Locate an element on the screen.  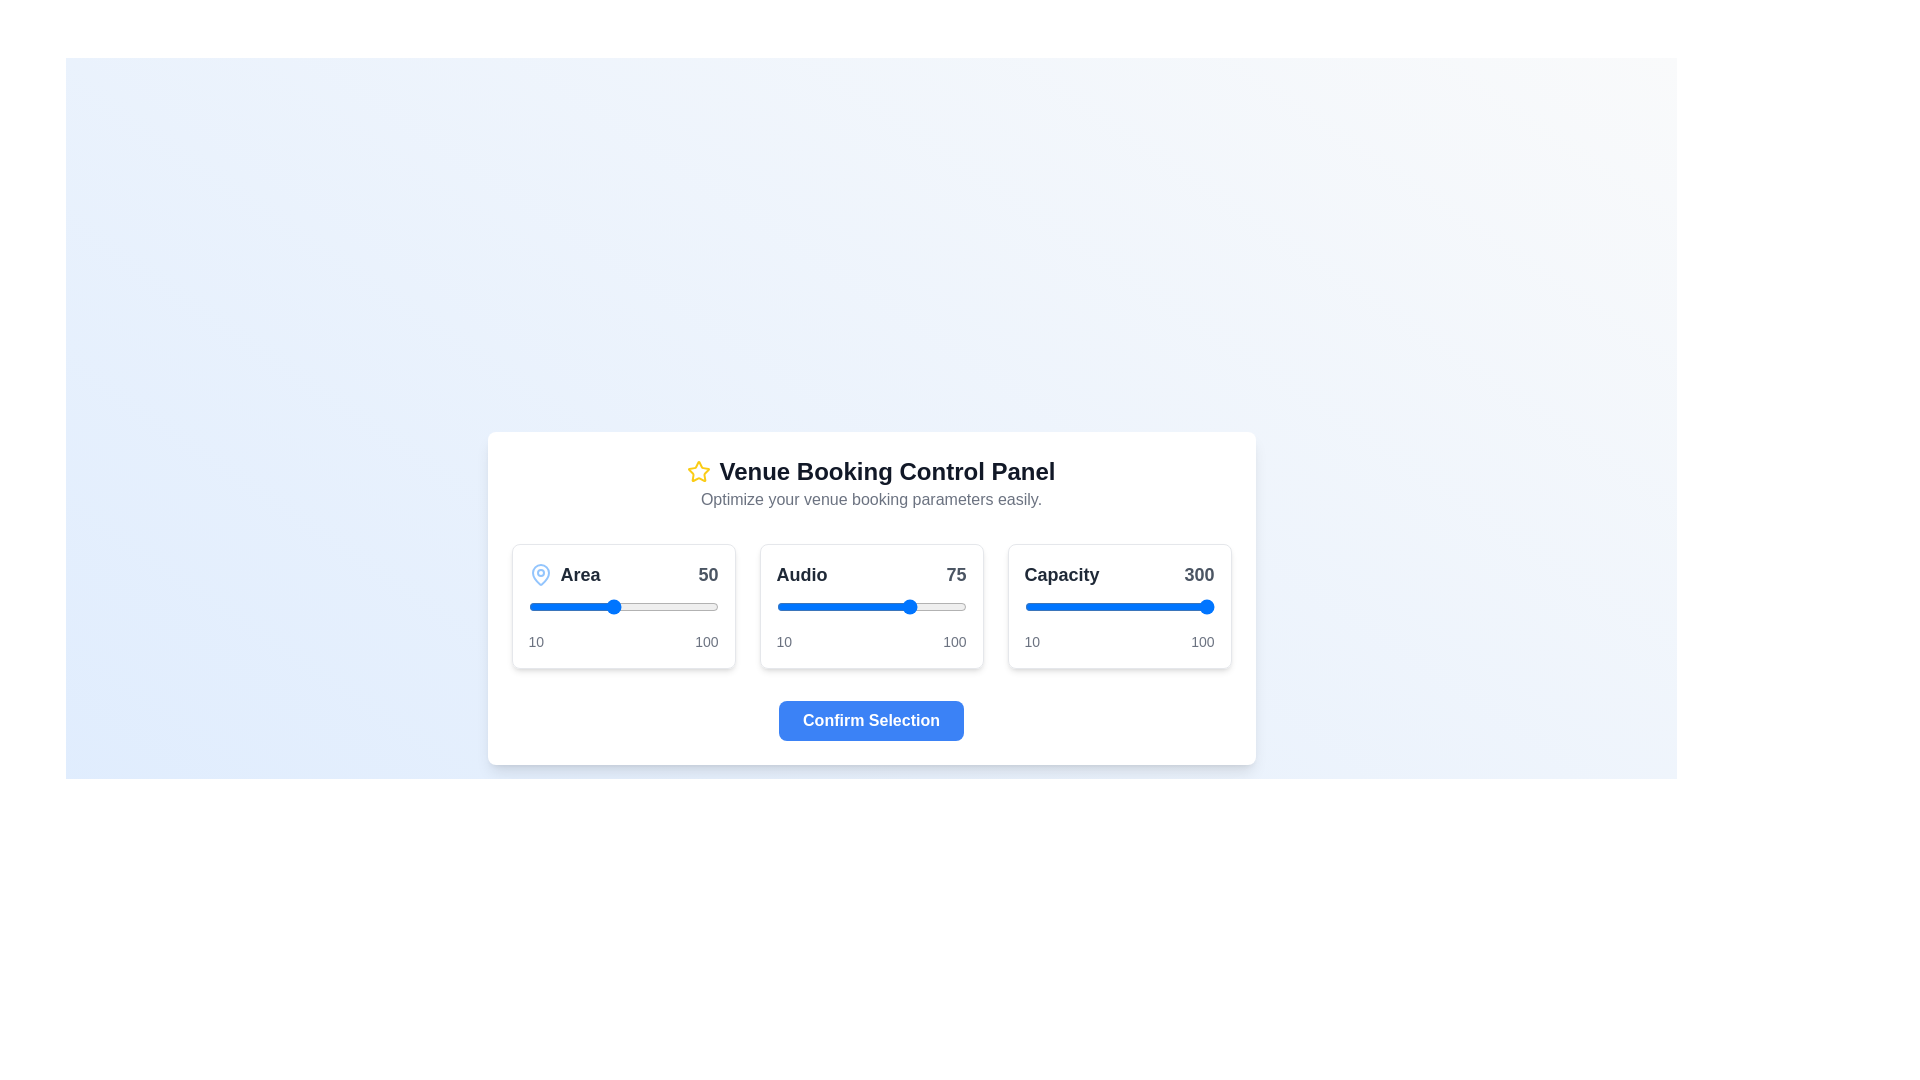
the Area slider is located at coordinates (530, 605).